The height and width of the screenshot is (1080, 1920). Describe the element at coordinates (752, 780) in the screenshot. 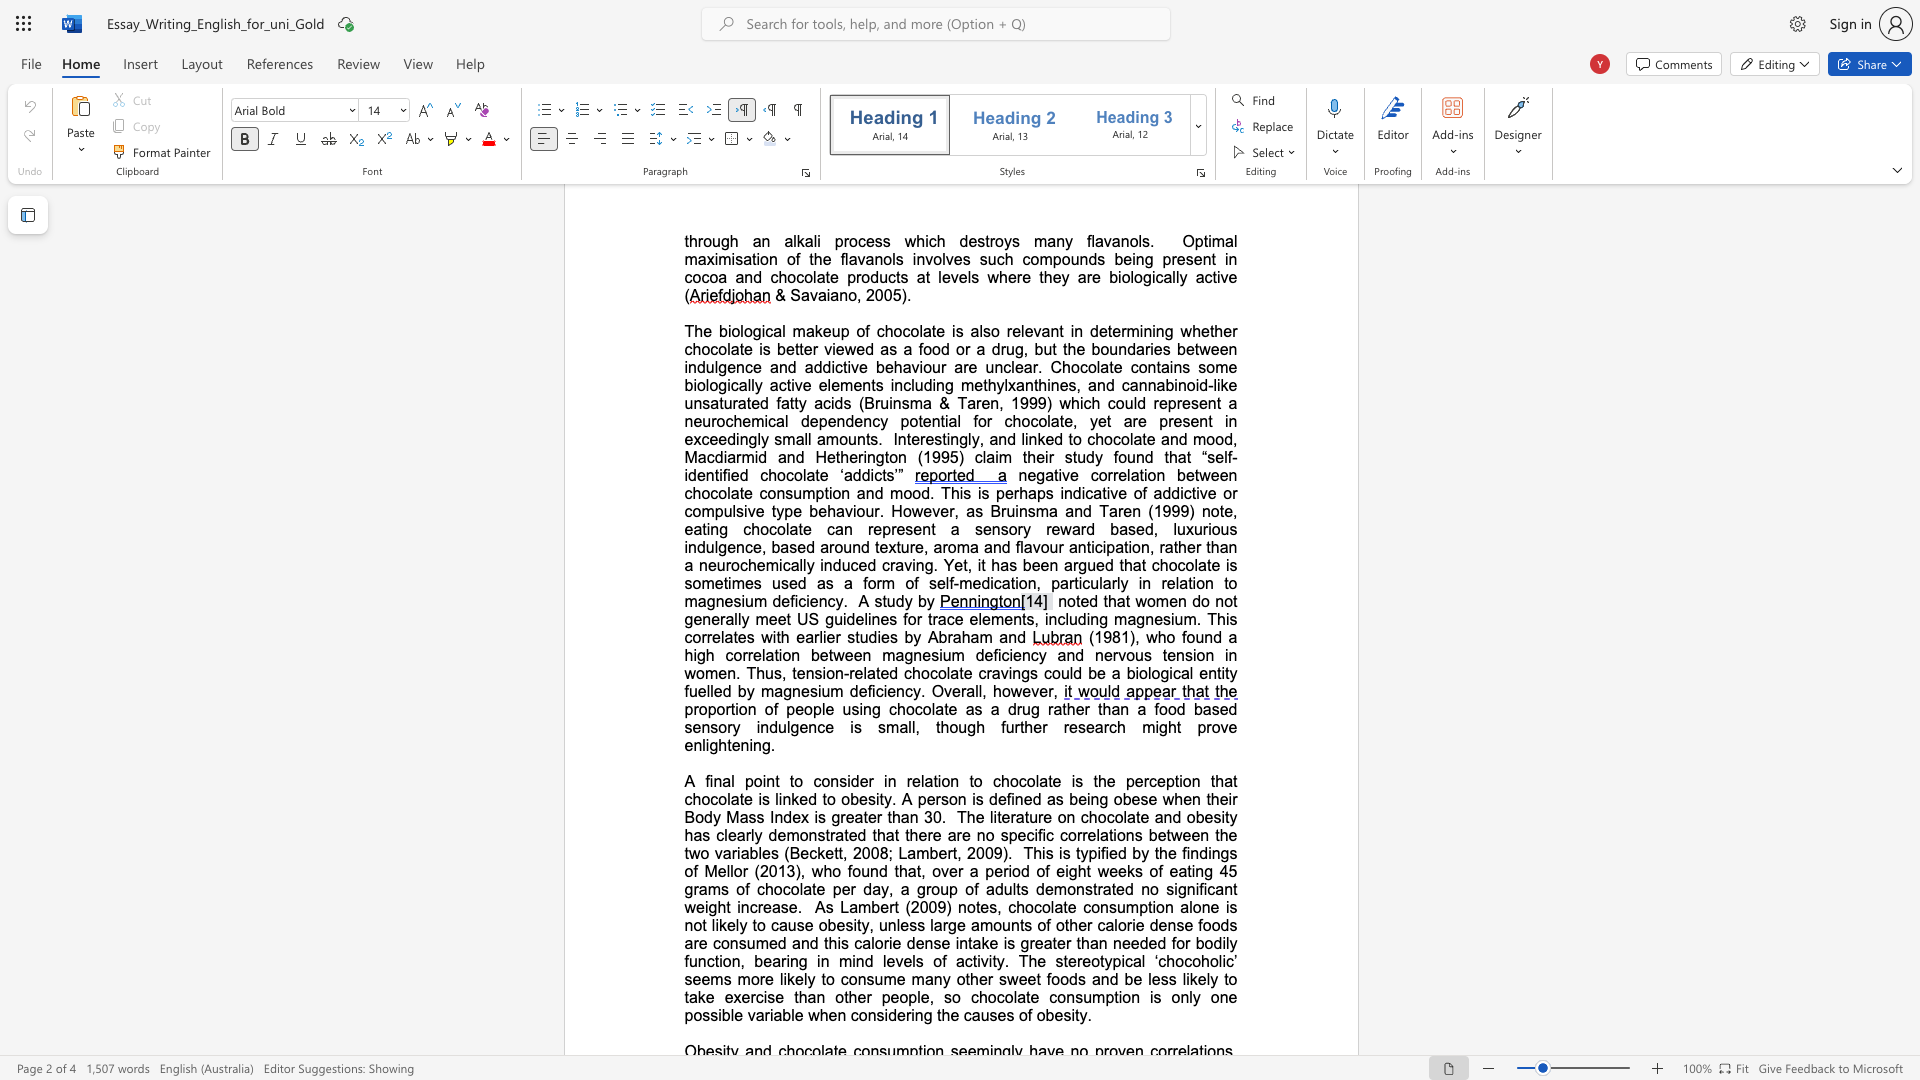

I see `the subset text "oi" within the text "A final point"` at that location.